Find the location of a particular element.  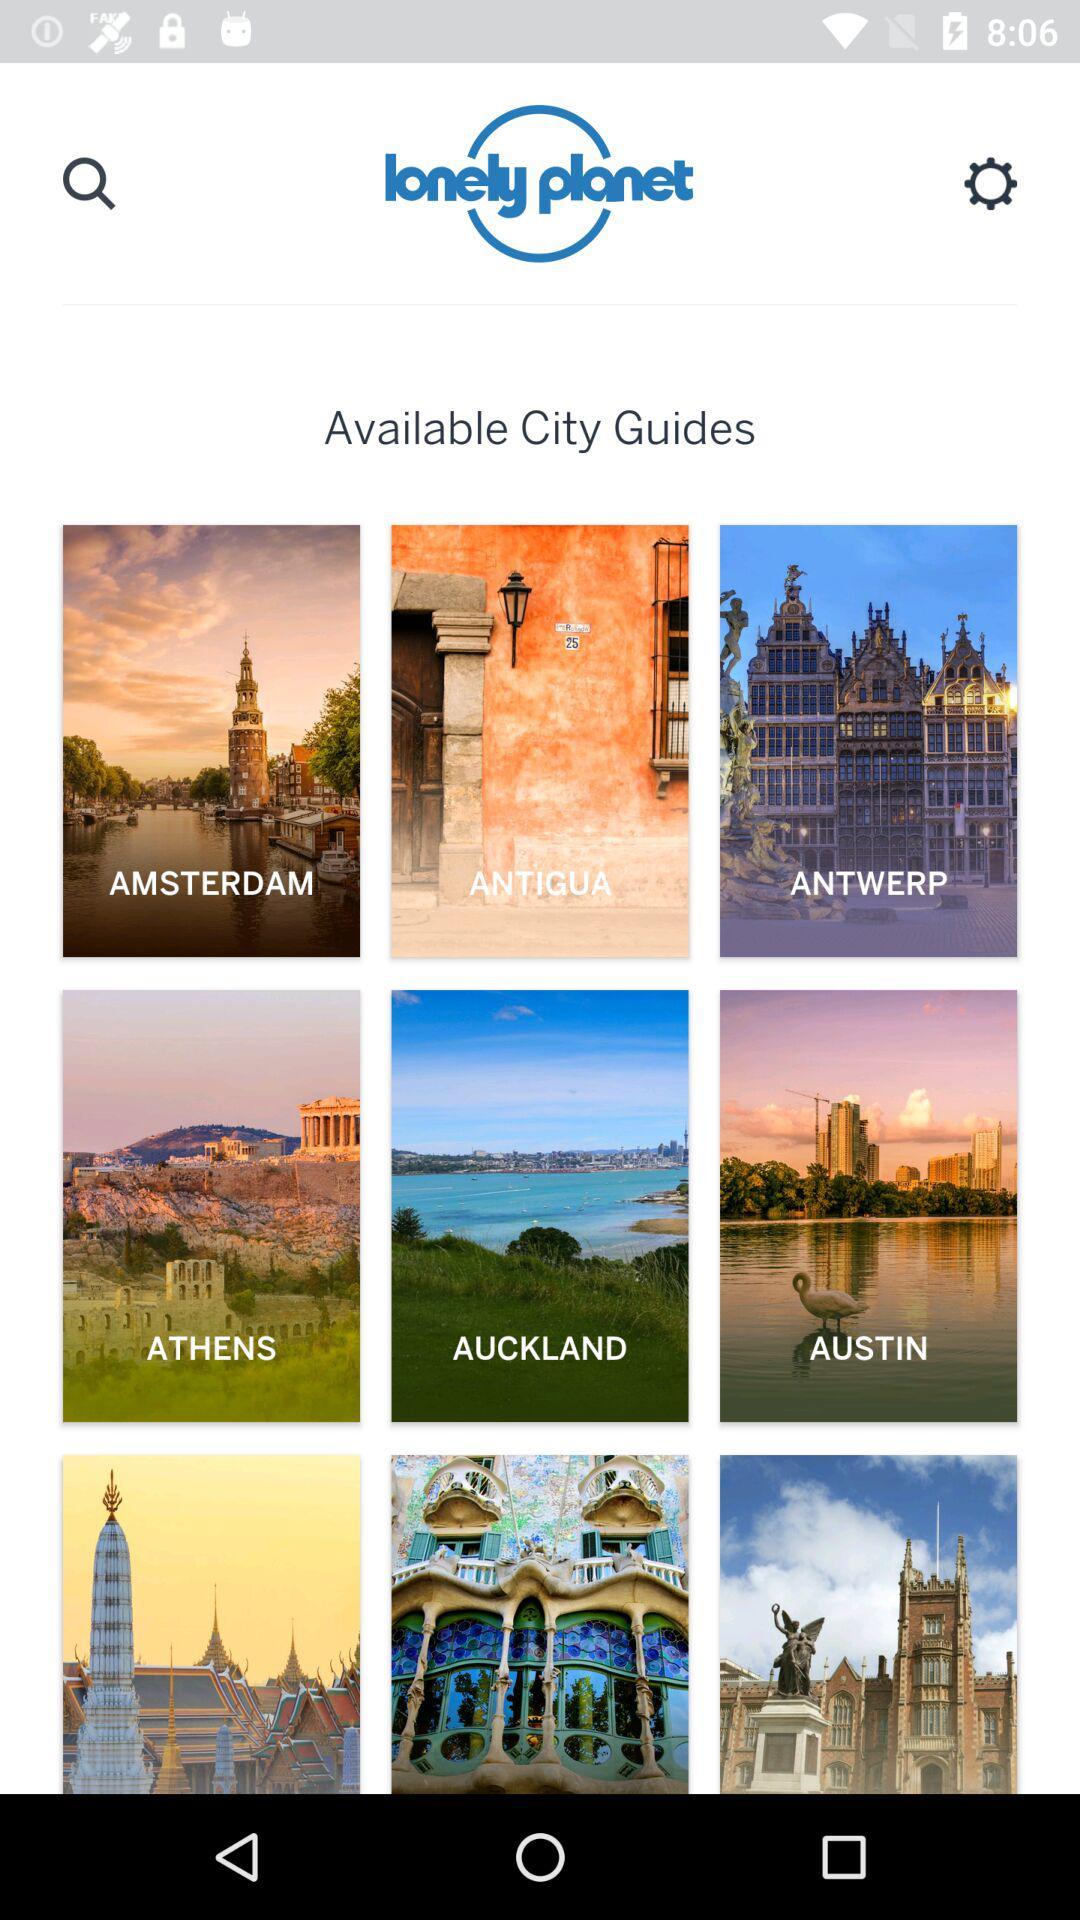

the icon at the top left corner is located at coordinates (88, 183).